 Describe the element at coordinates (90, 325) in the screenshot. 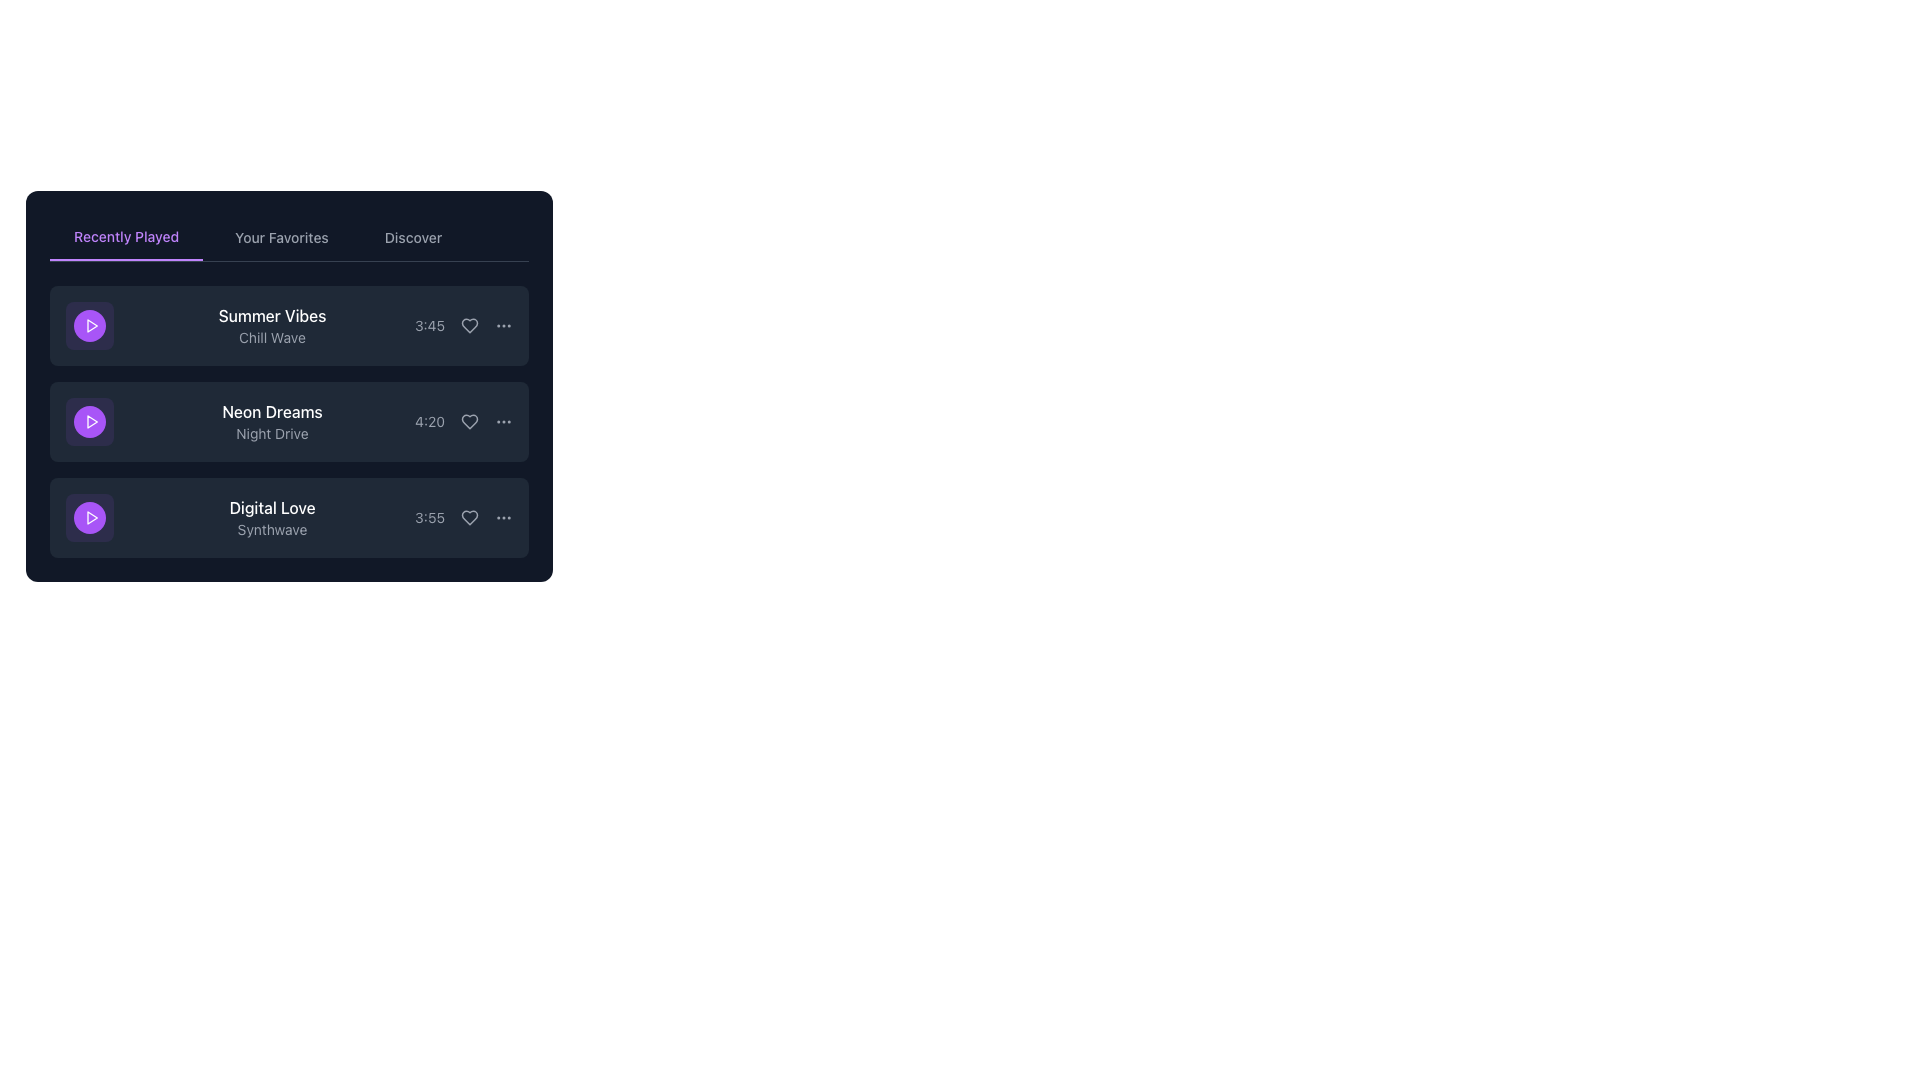

I see `the play icon button to the left of the 'Summer Vibes' song entry in the 'Recently Played' tab` at that location.